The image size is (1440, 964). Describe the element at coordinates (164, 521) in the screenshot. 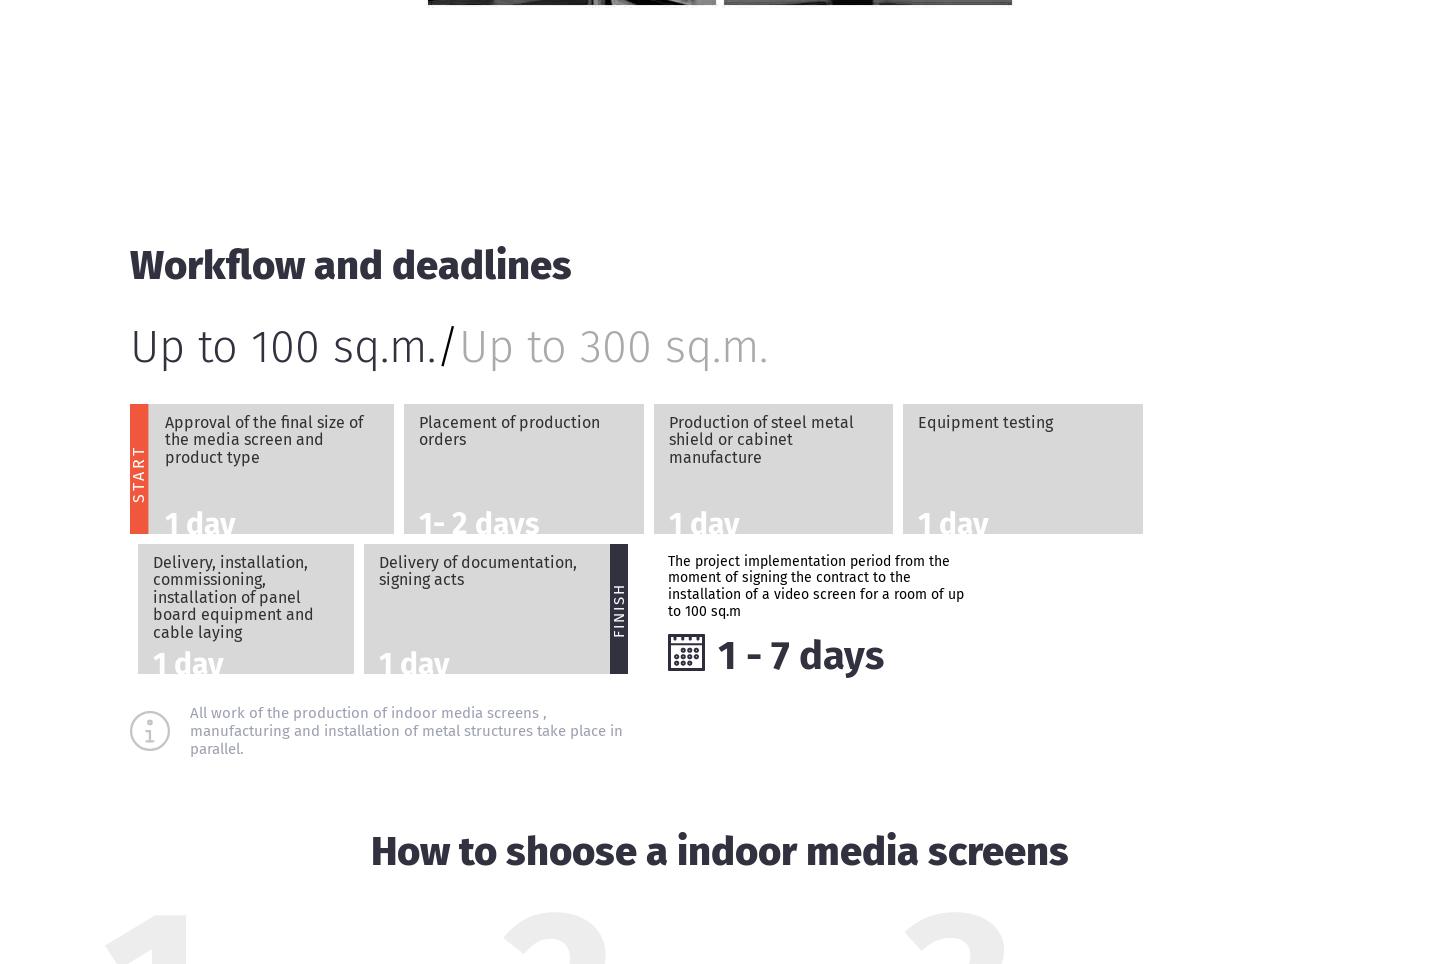

I see `'1              day'` at that location.